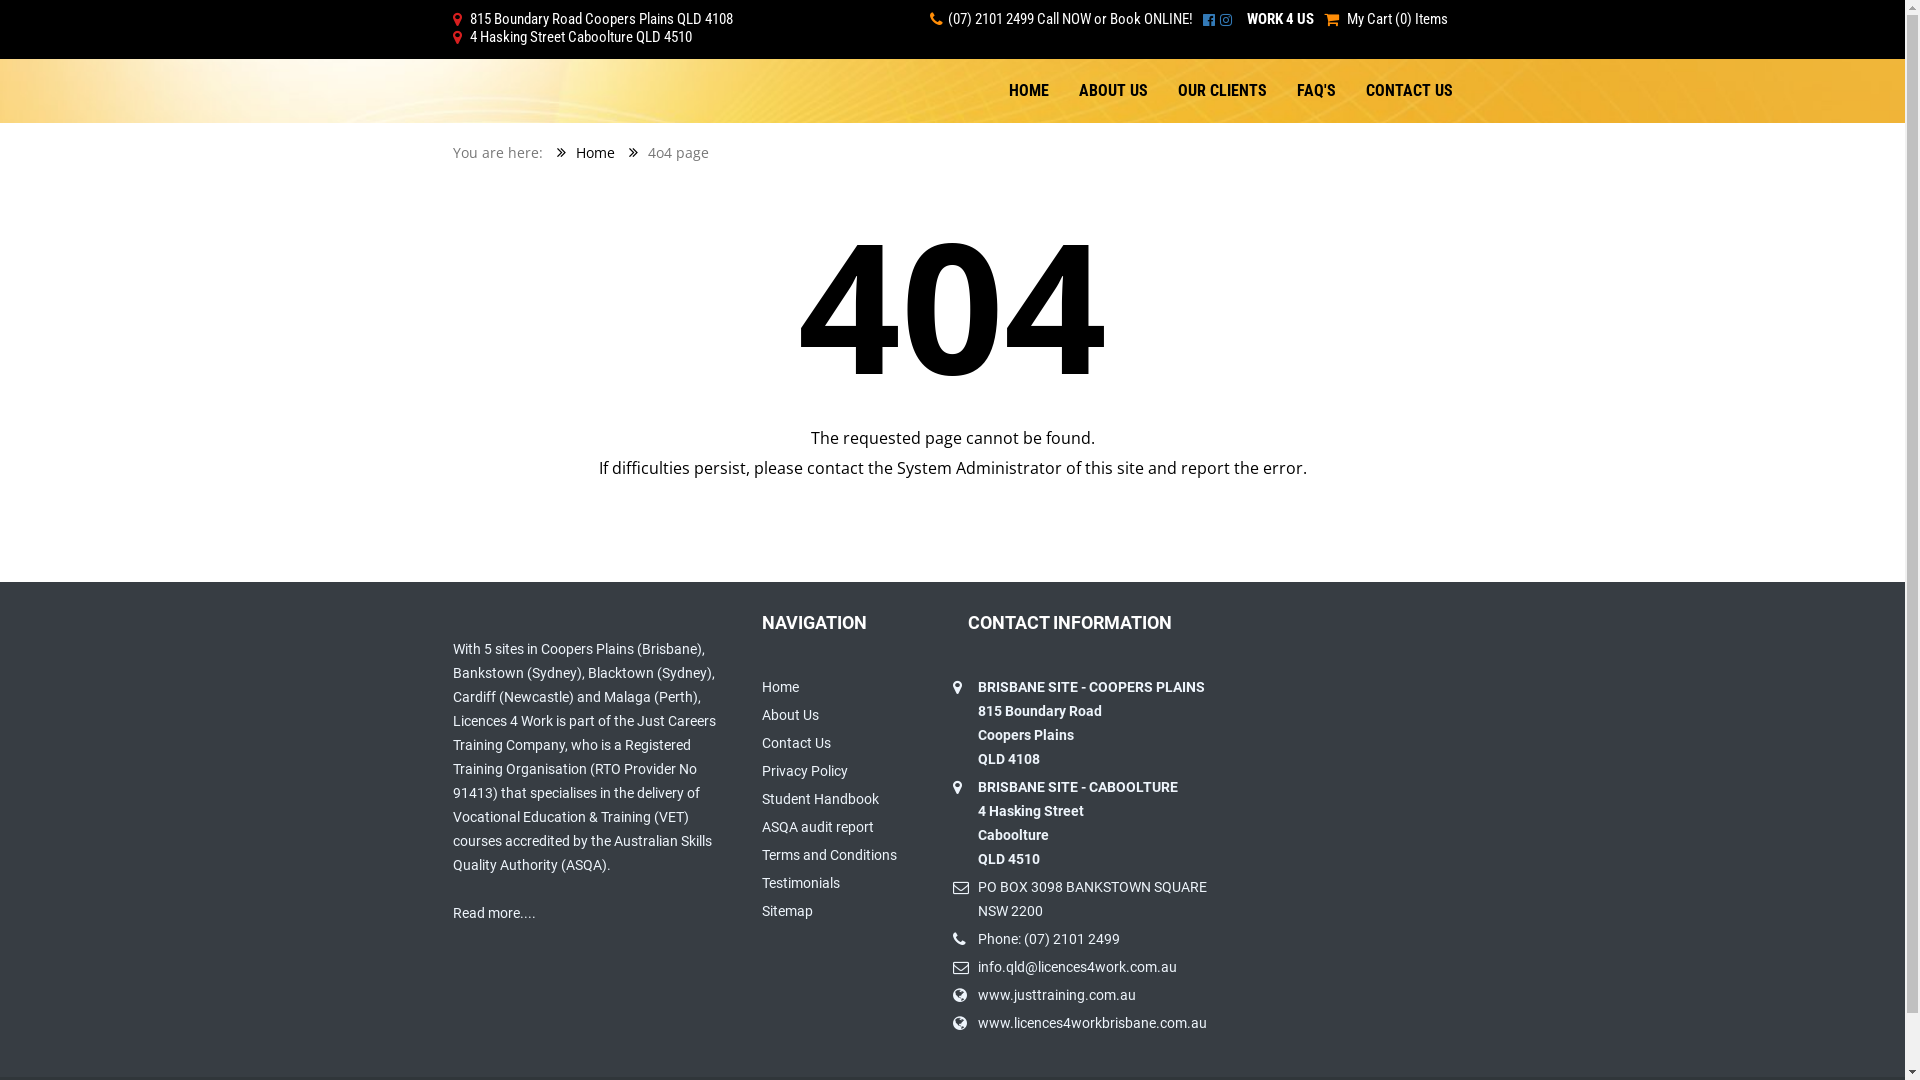 The image size is (1920, 1080). Describe the element at coordinates (817, 826) in the screenshot. I see `'ASQA audit report'` at that location.